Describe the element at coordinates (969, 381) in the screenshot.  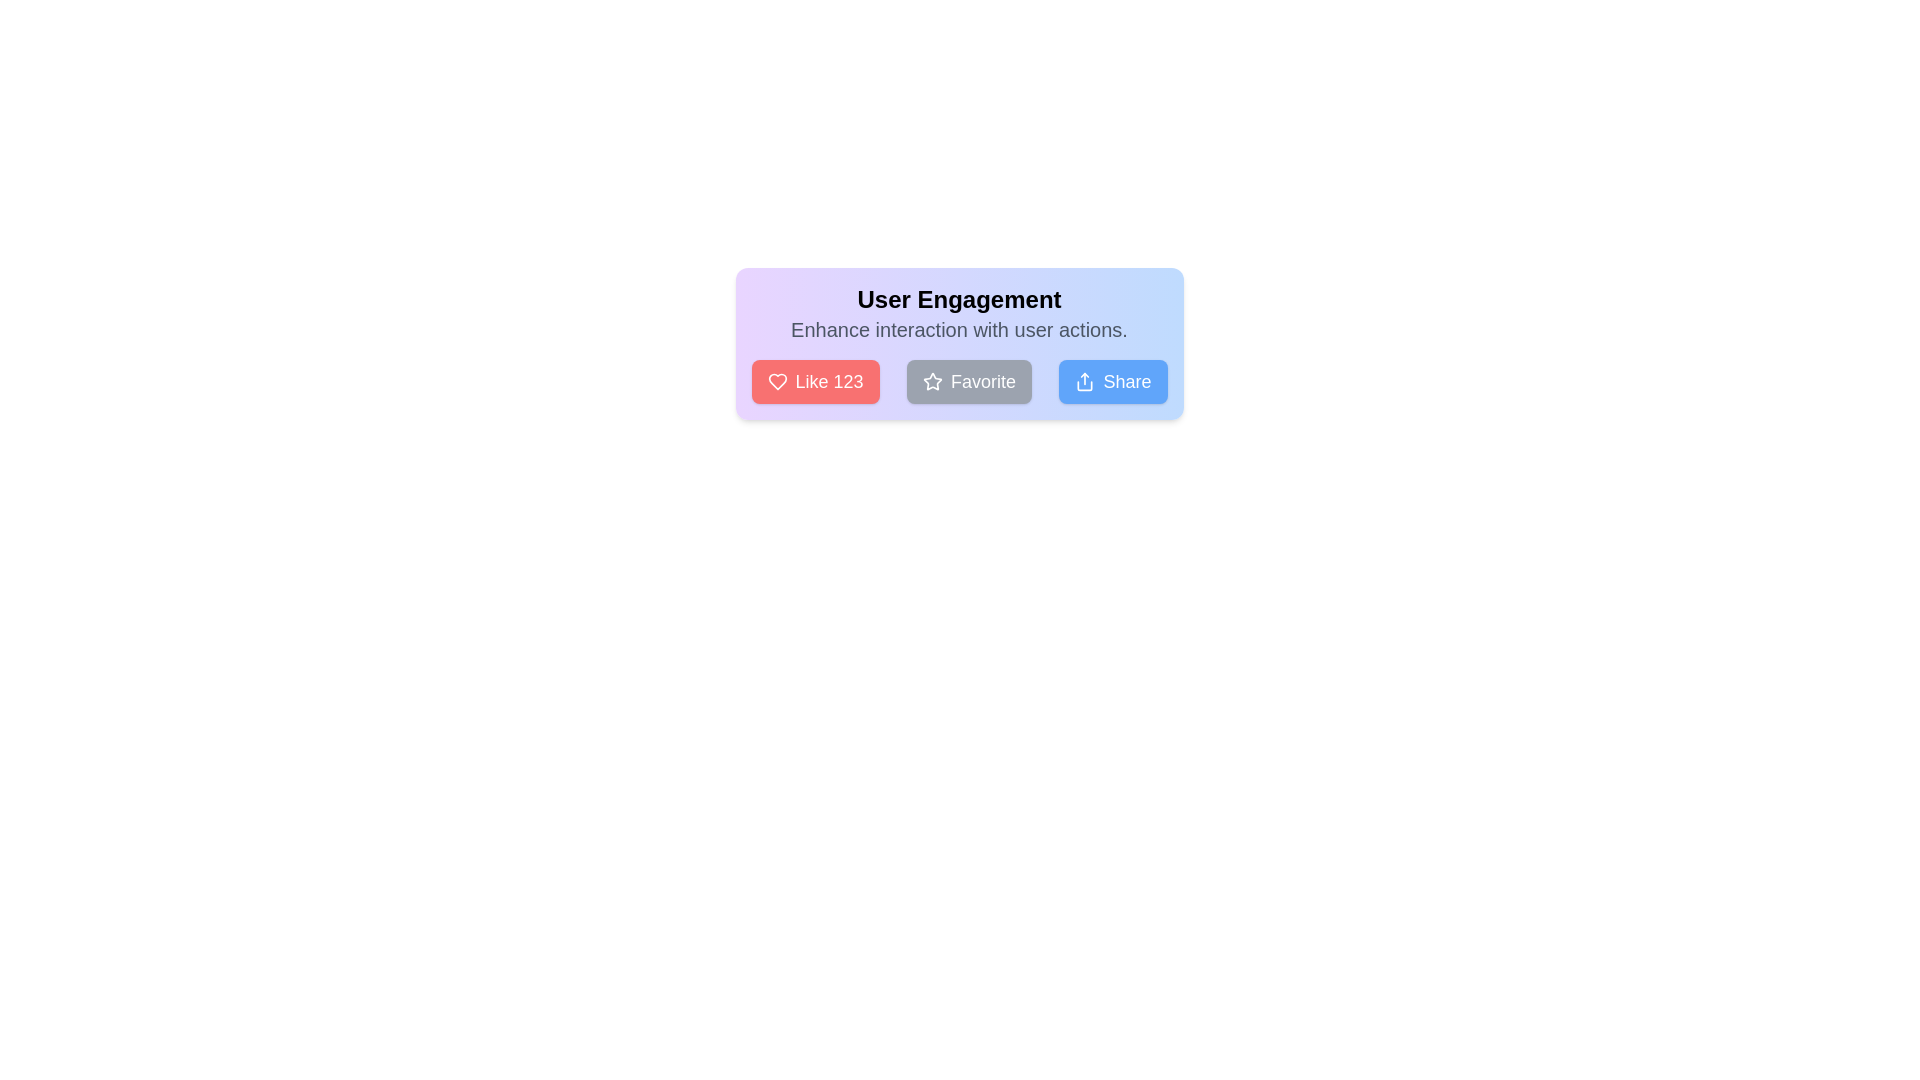
I see `the second button from the left in the horizontal layout to mark the associated content as a favorite` at that location.